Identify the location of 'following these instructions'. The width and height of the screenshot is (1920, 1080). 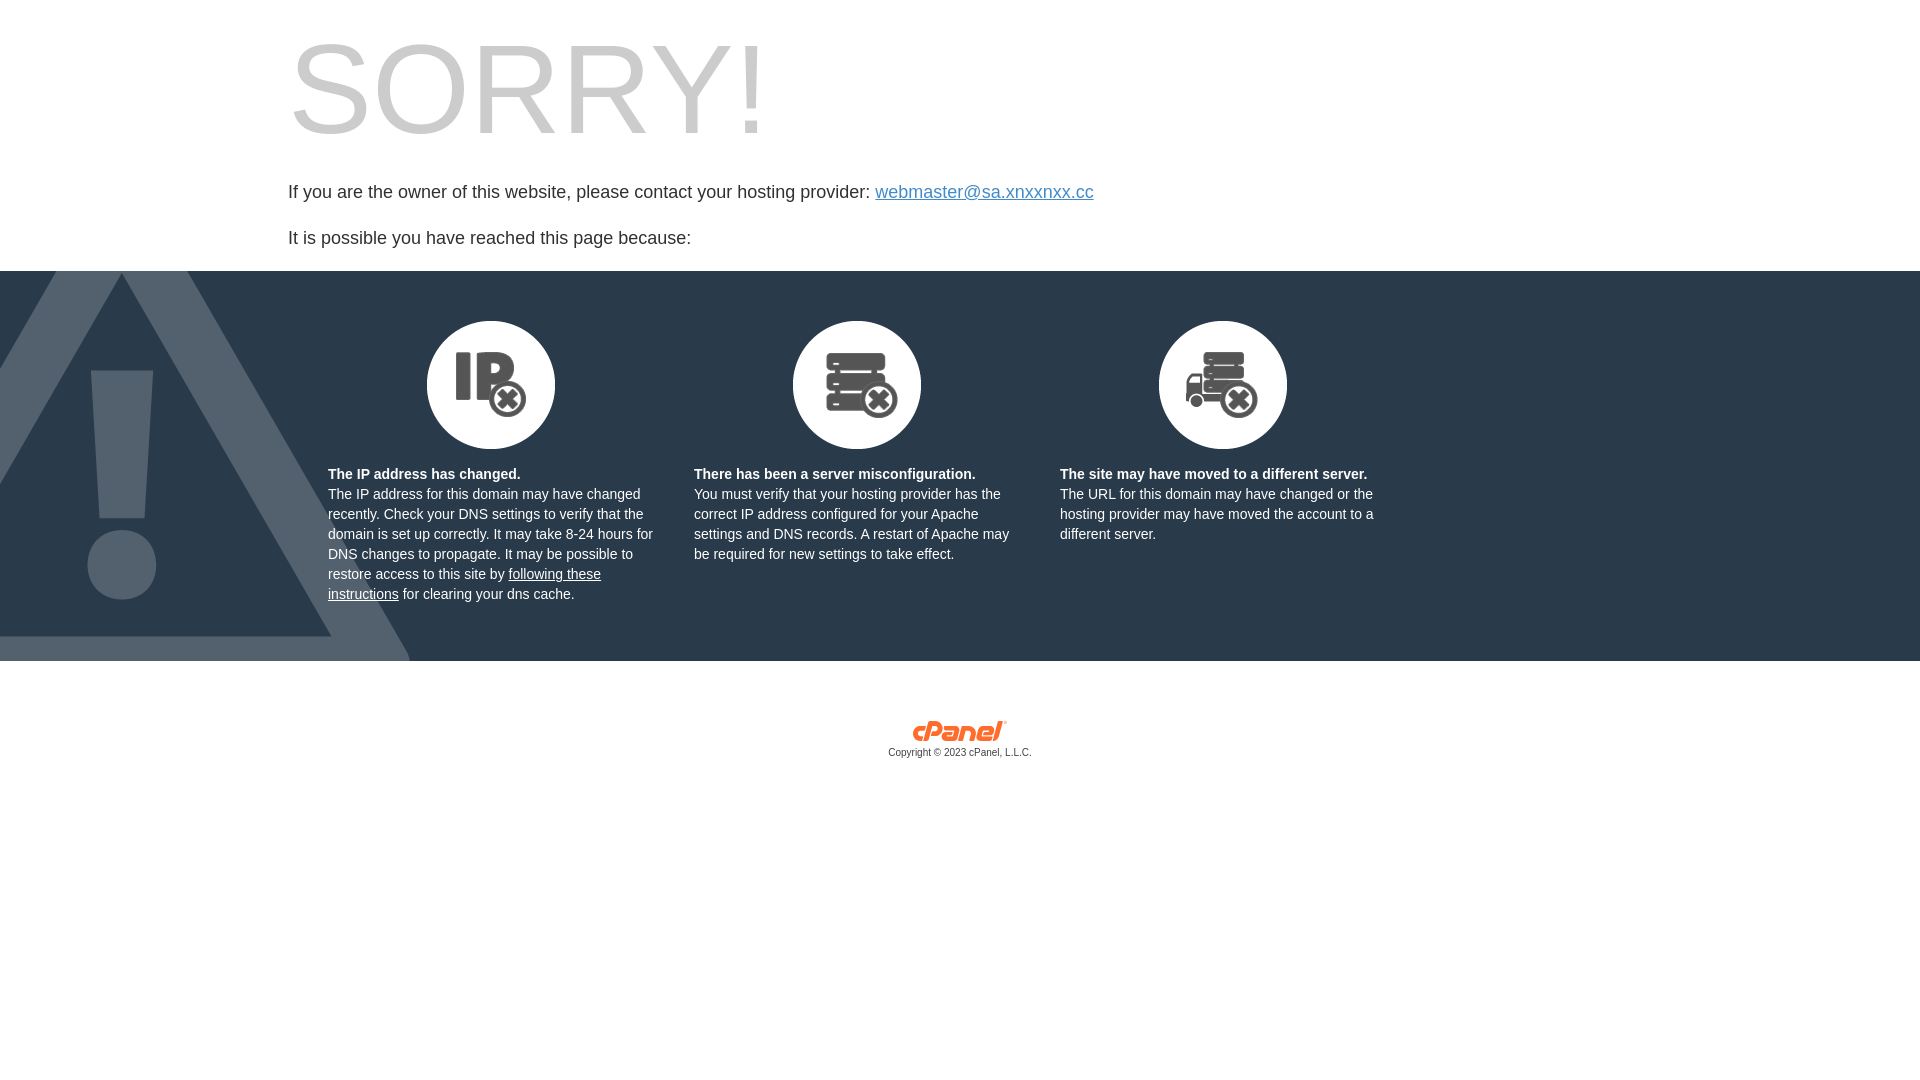
(463, 583).